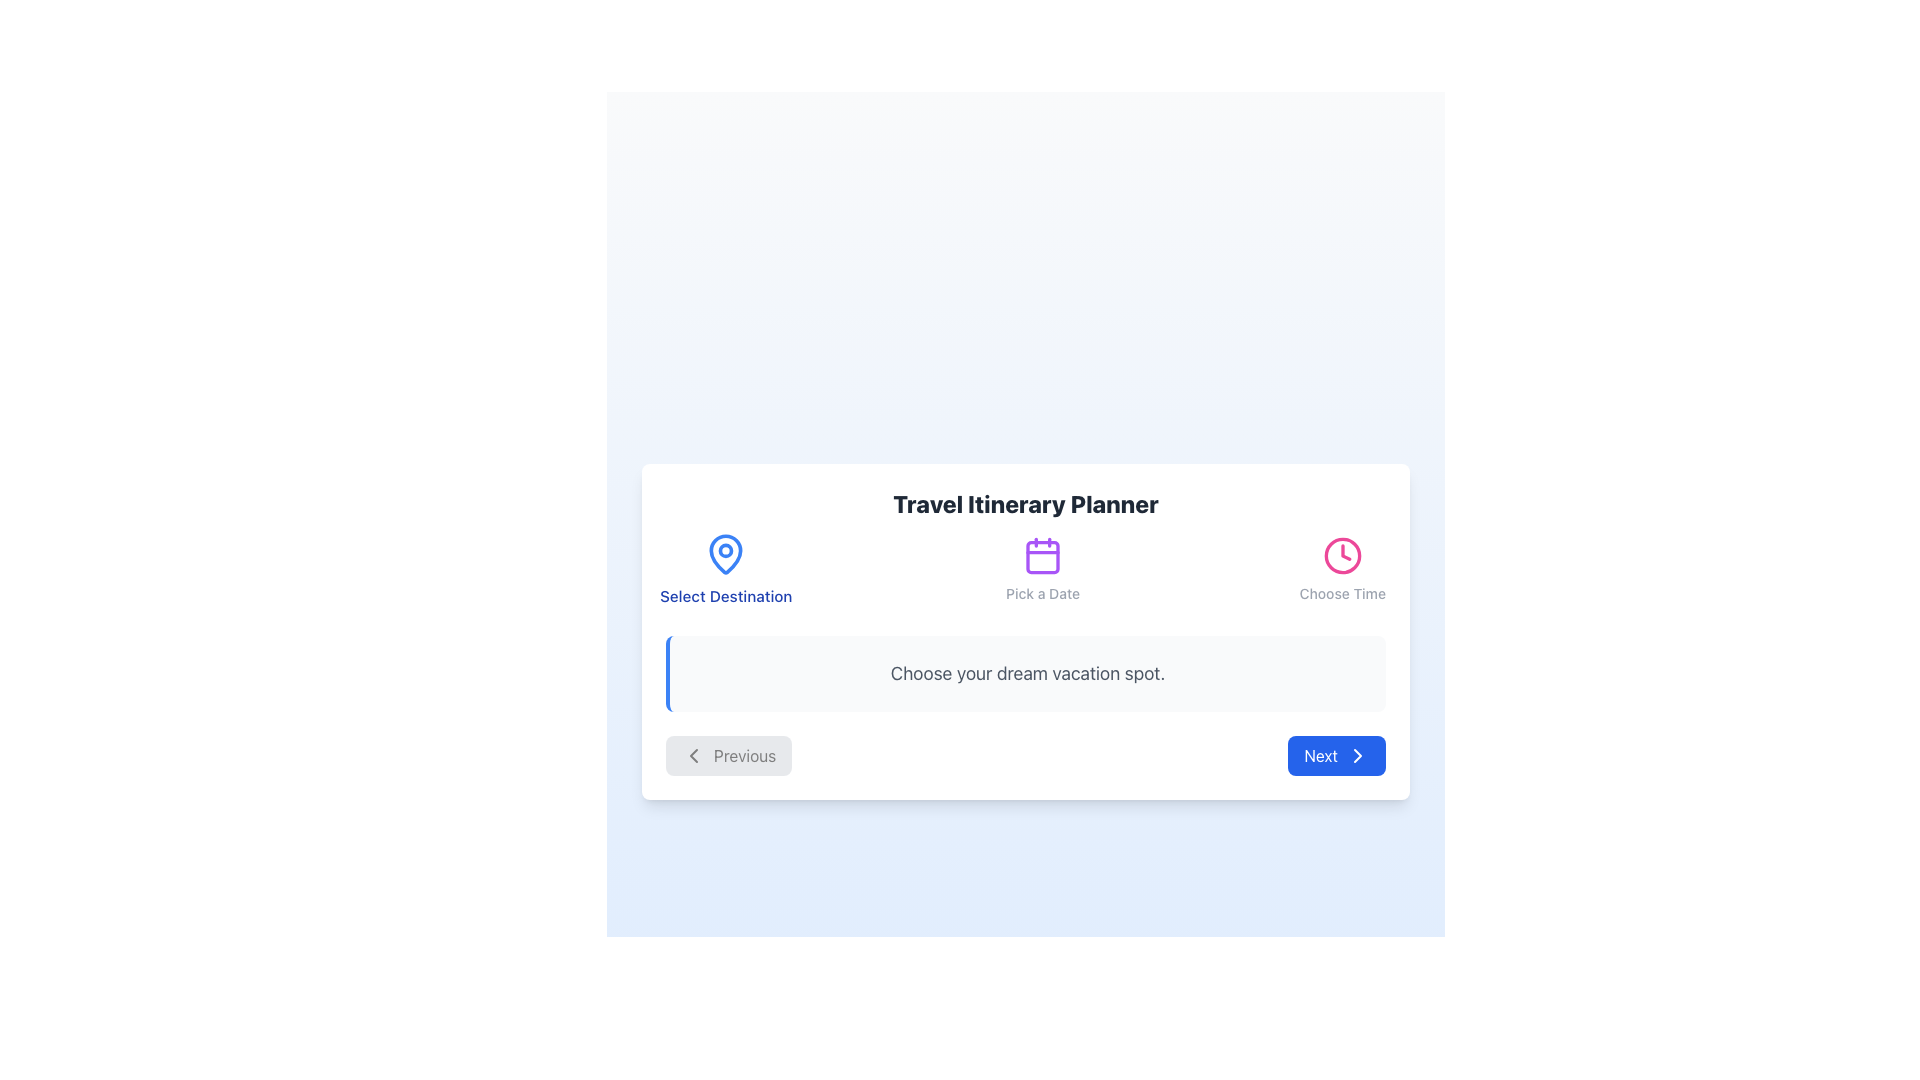 Image resolution: width=1920 pixels, height=1080 pixels. Describe the element at coordinates (1342, 570) in the screenshot. I see `the circular pink clock icon with the text 'Choose Time' beneath it` at that location.